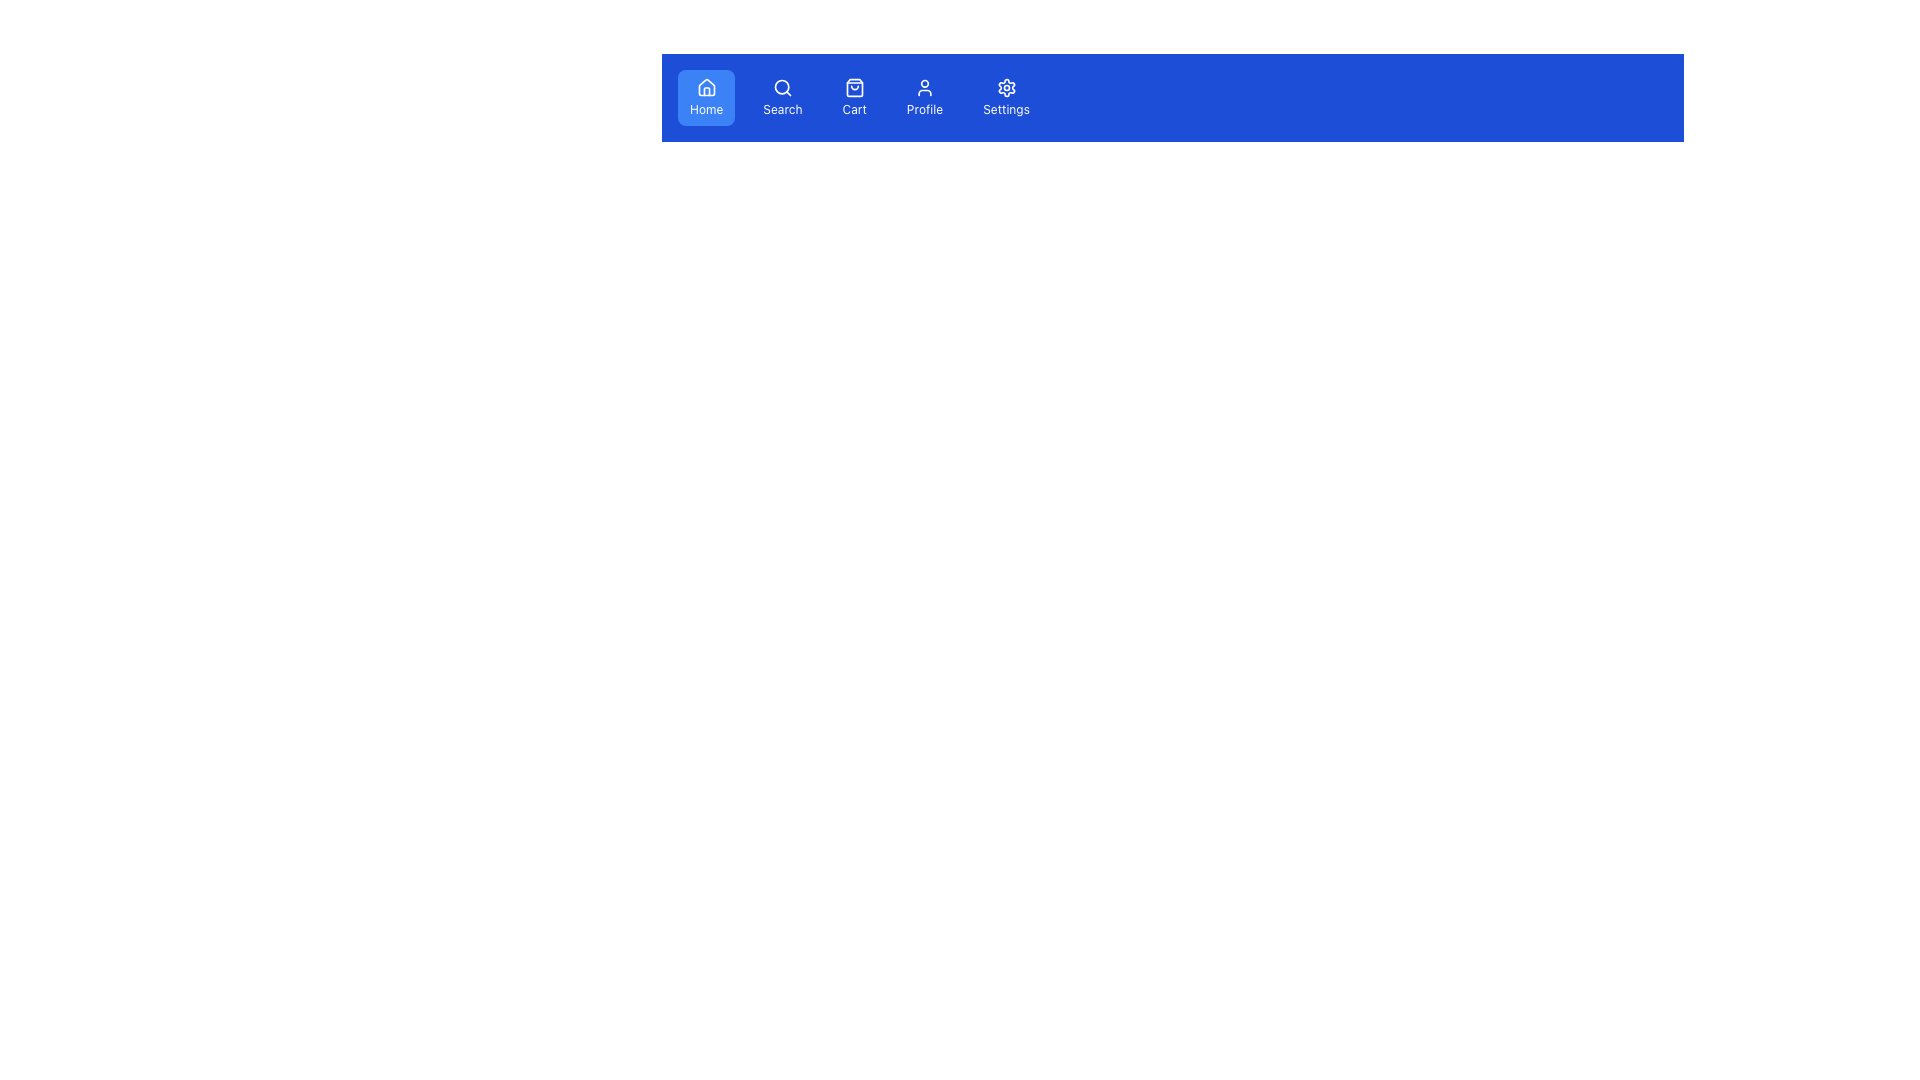 The height and width of the screenshot is (1080, 1920). Describe the element at coordinates (781, 86) in the screenshot. I see `the central circular part of the search icon, which is the second icon from the left in the top navigation bar, located between the 'Home' and 'Cart' icons` at that location.